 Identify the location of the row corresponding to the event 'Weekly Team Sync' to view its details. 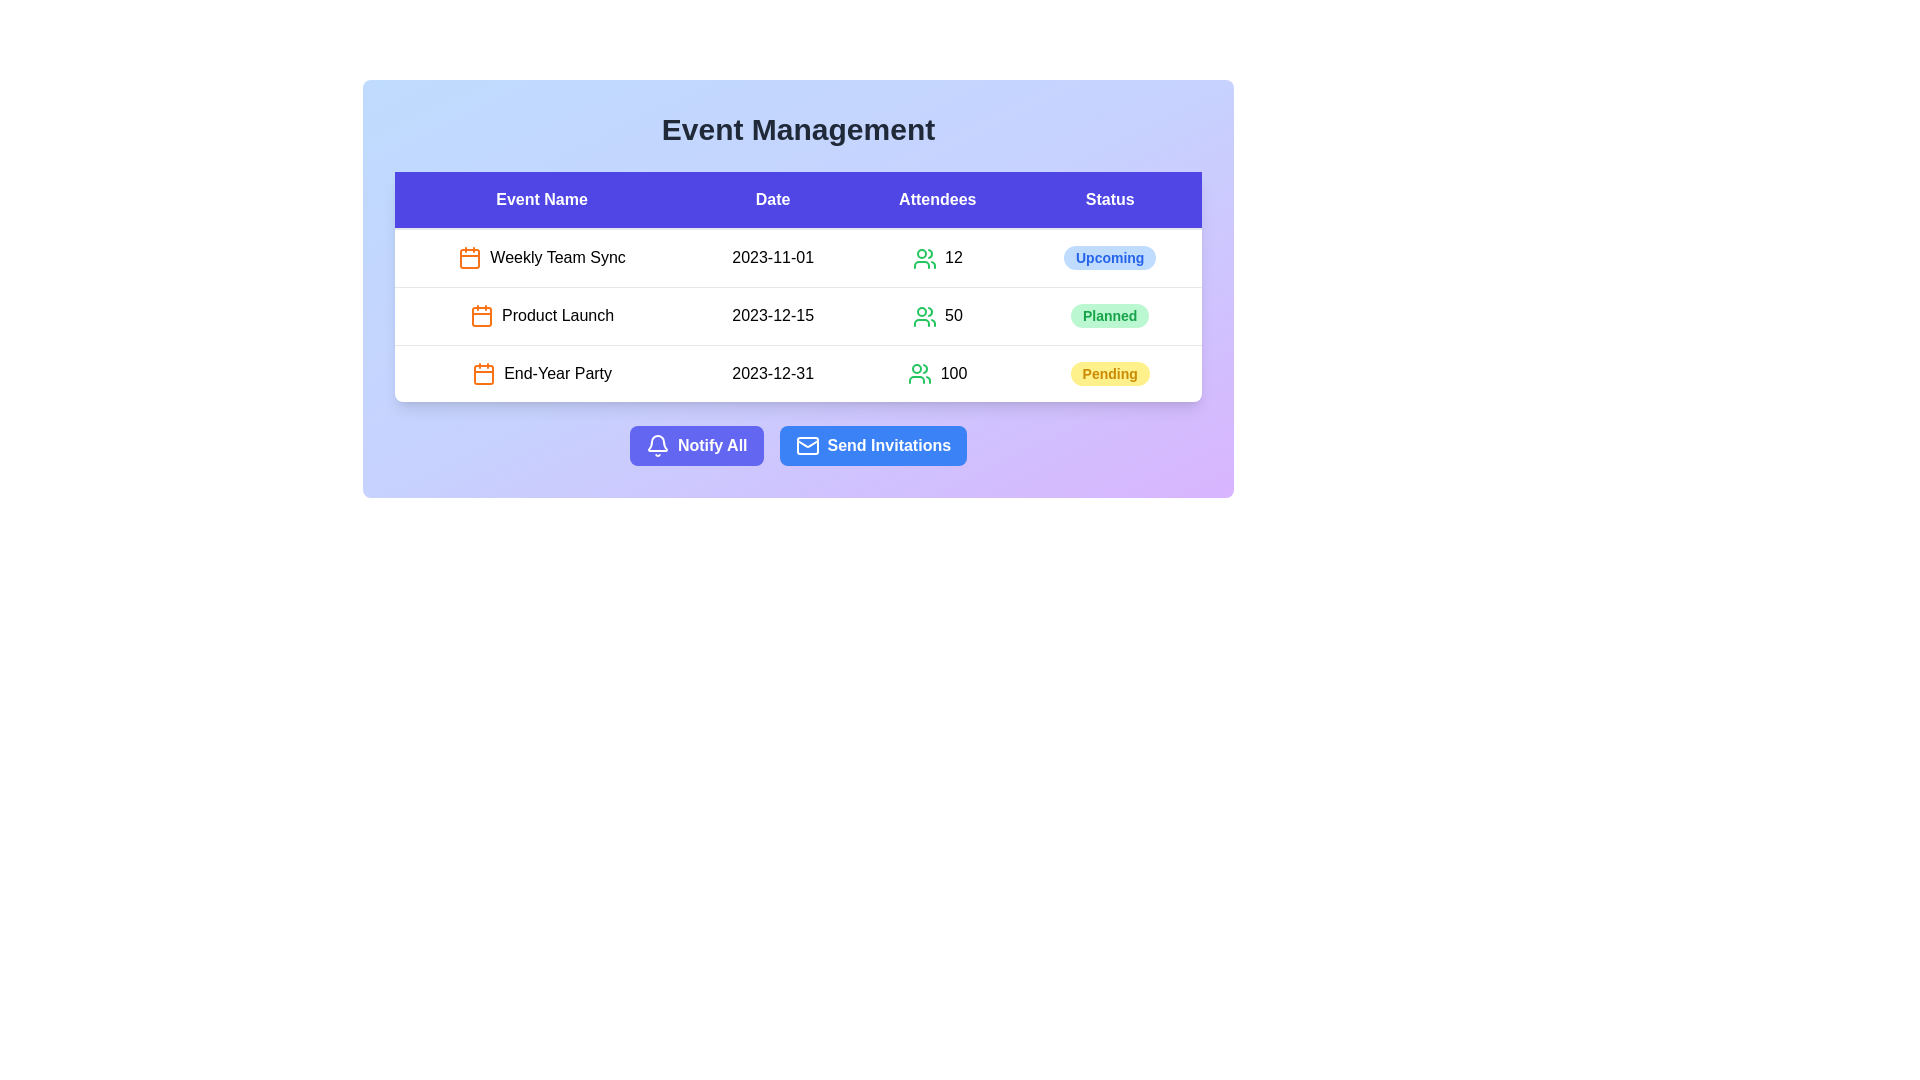
(542, 257).